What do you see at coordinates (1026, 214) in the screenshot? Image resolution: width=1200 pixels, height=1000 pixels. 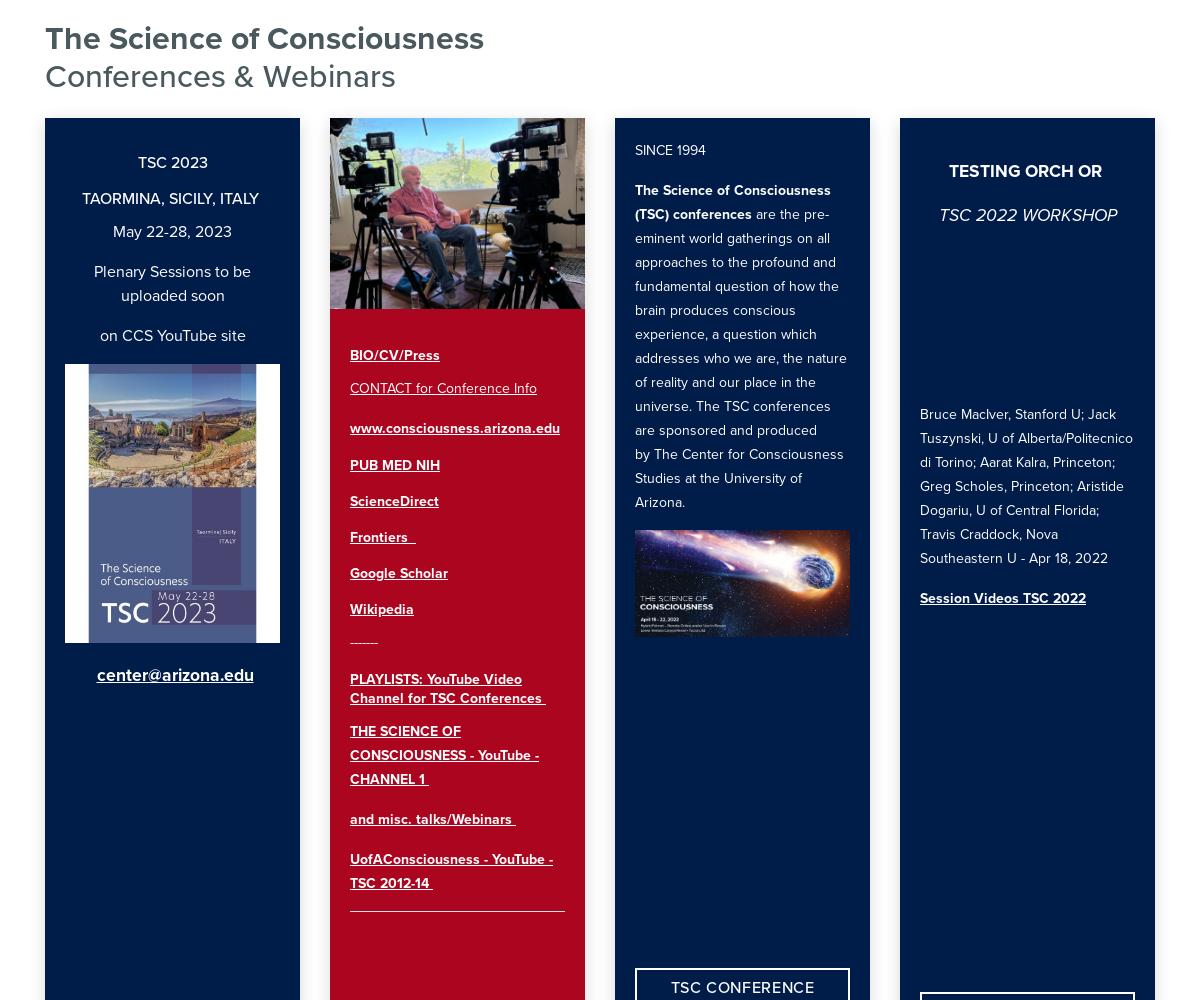 I see `'TSC 2022 WORKSHOP'` at bounding box center [1026, 214].